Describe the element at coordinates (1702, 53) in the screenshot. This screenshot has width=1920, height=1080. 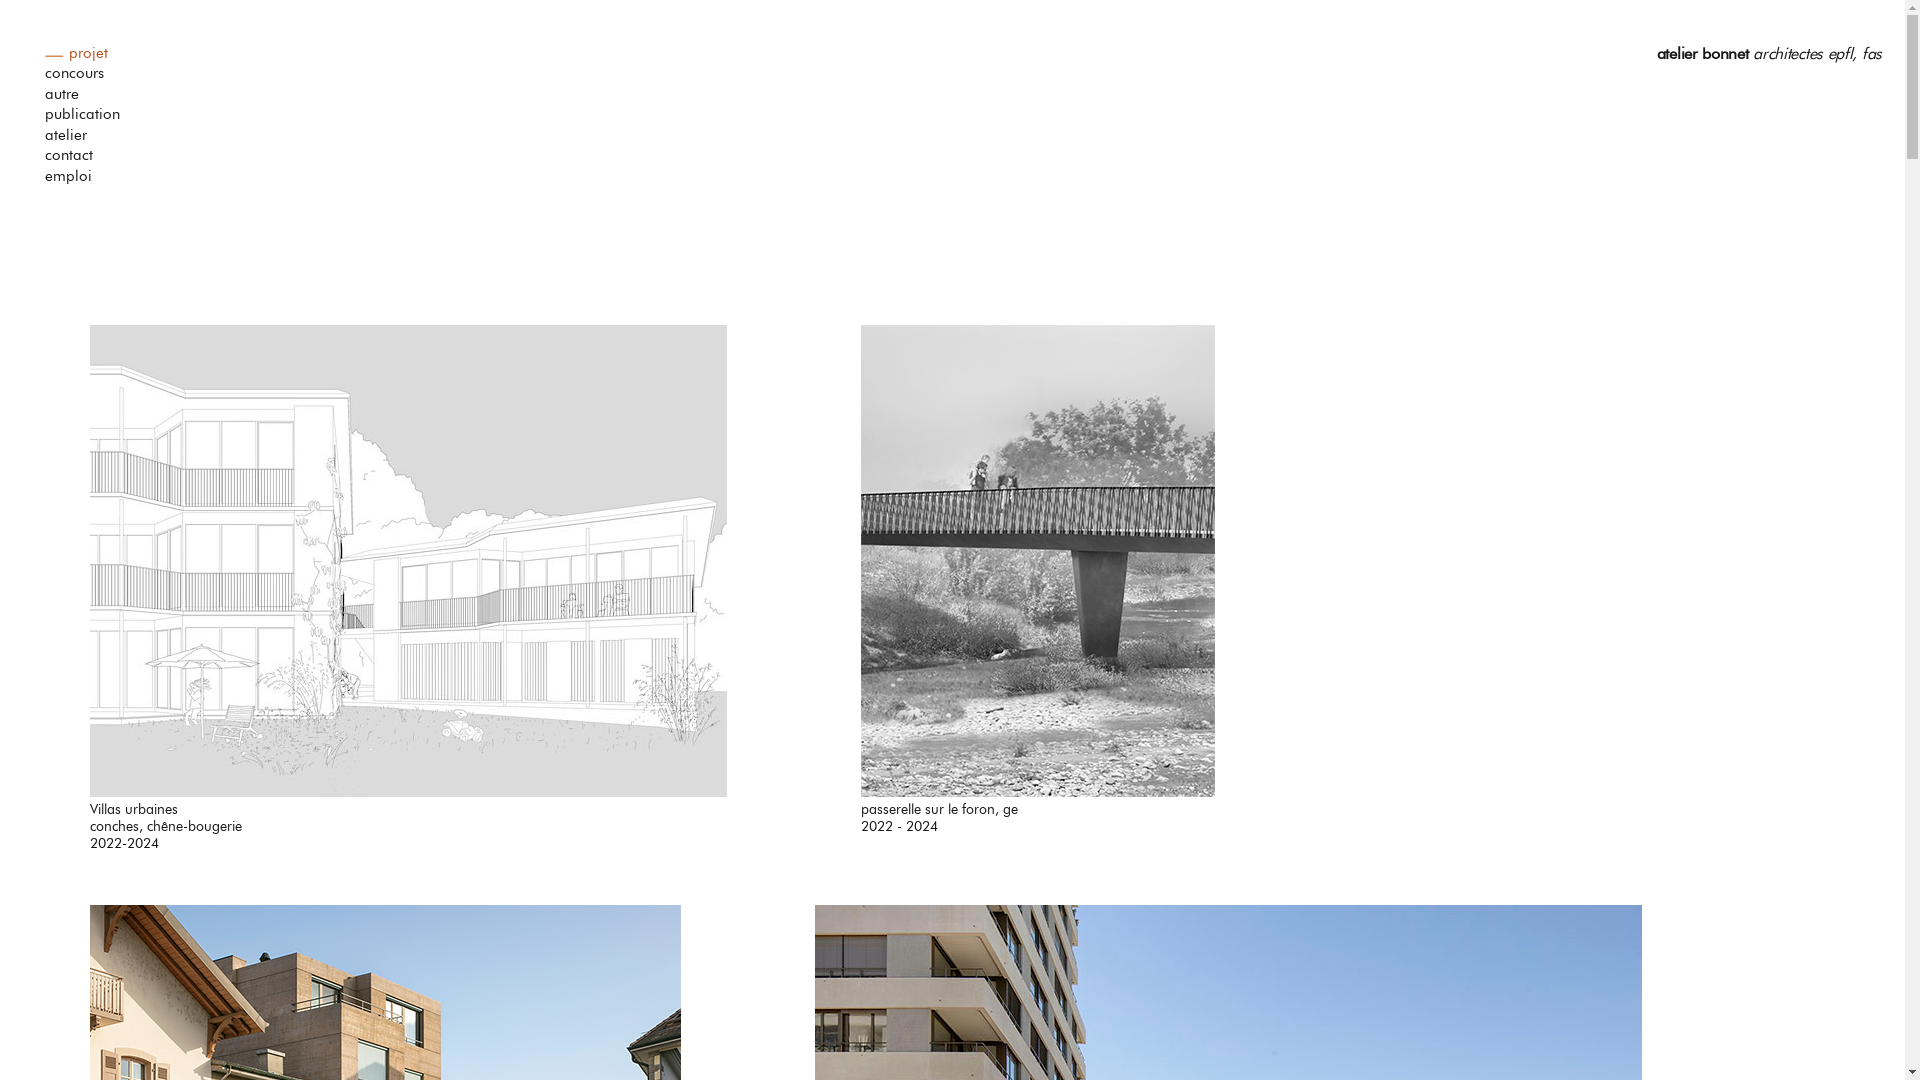
I see `'atelier bonnet'` at that location.